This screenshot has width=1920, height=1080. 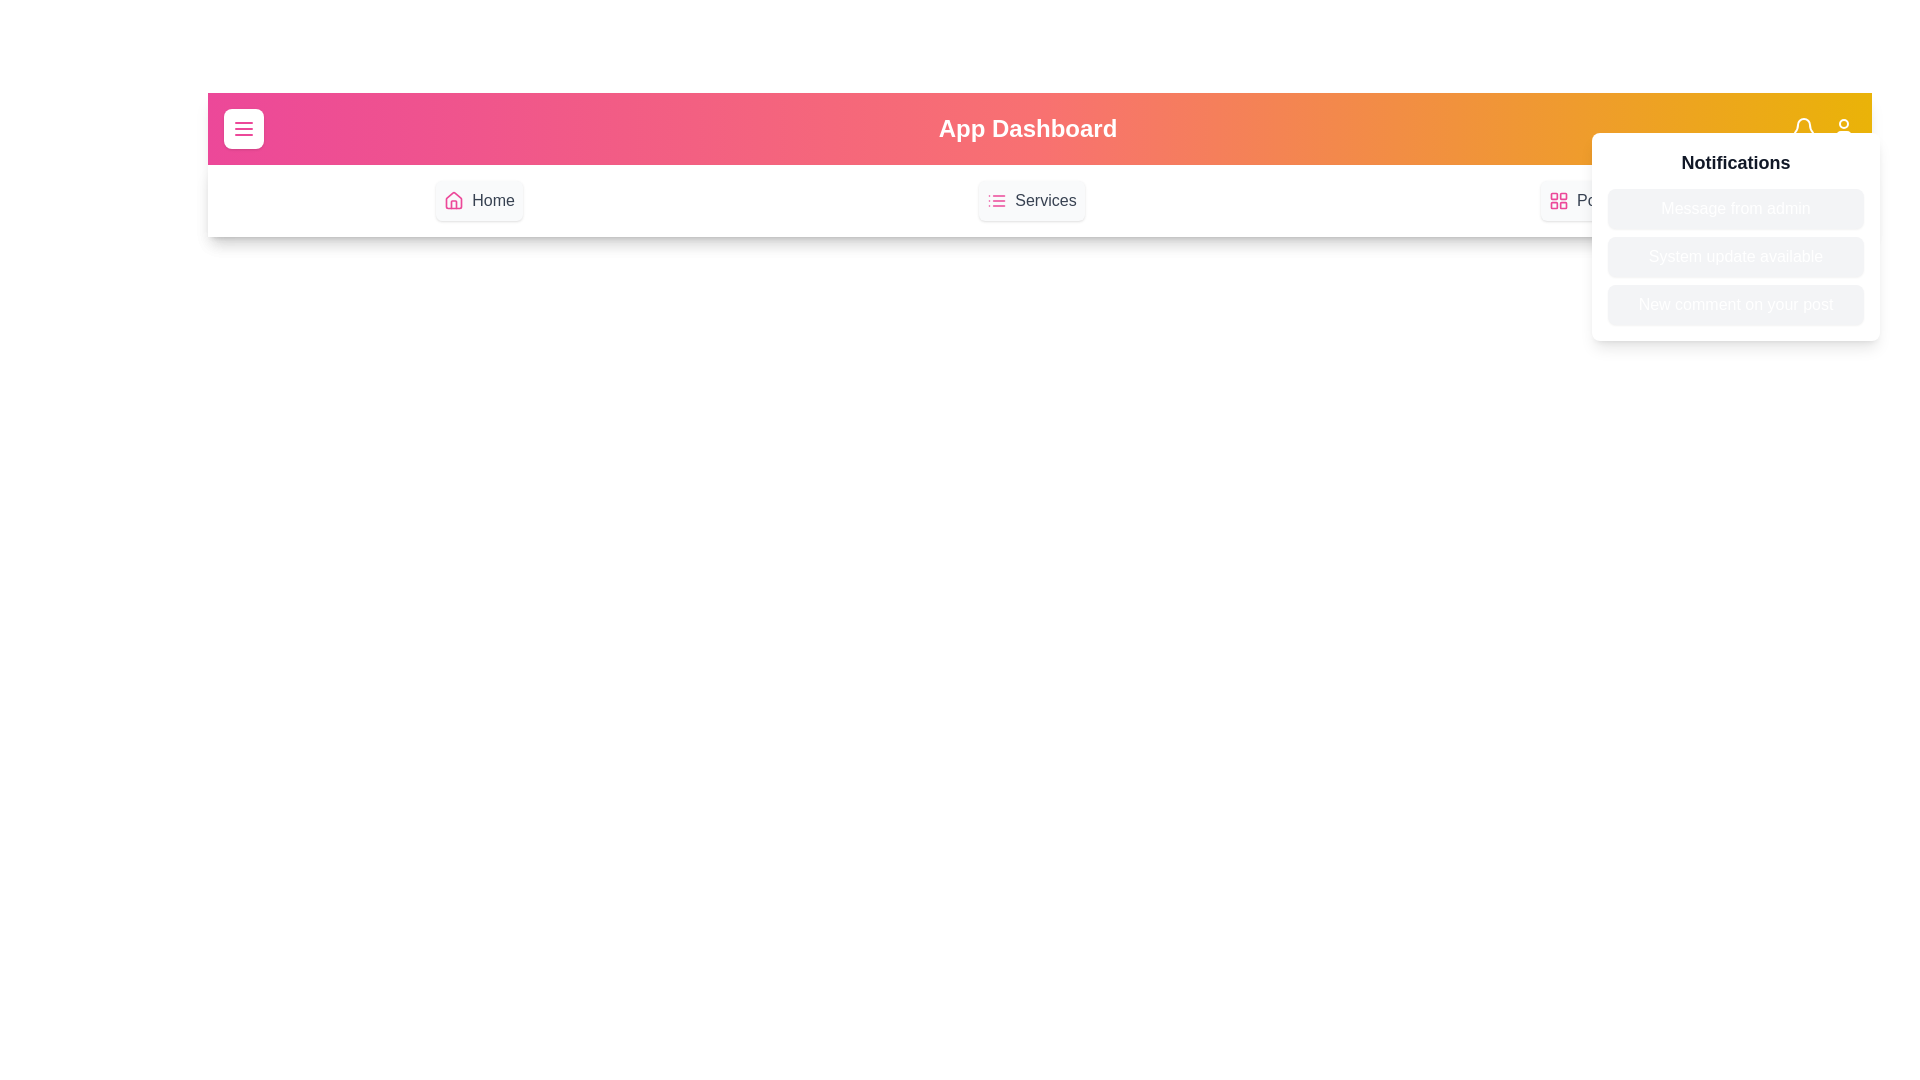 What do you see at coordinates (243, 128) in the screenshot?
I see `the menu button to toggle the menu visibility` at bounding box center [243, 128].